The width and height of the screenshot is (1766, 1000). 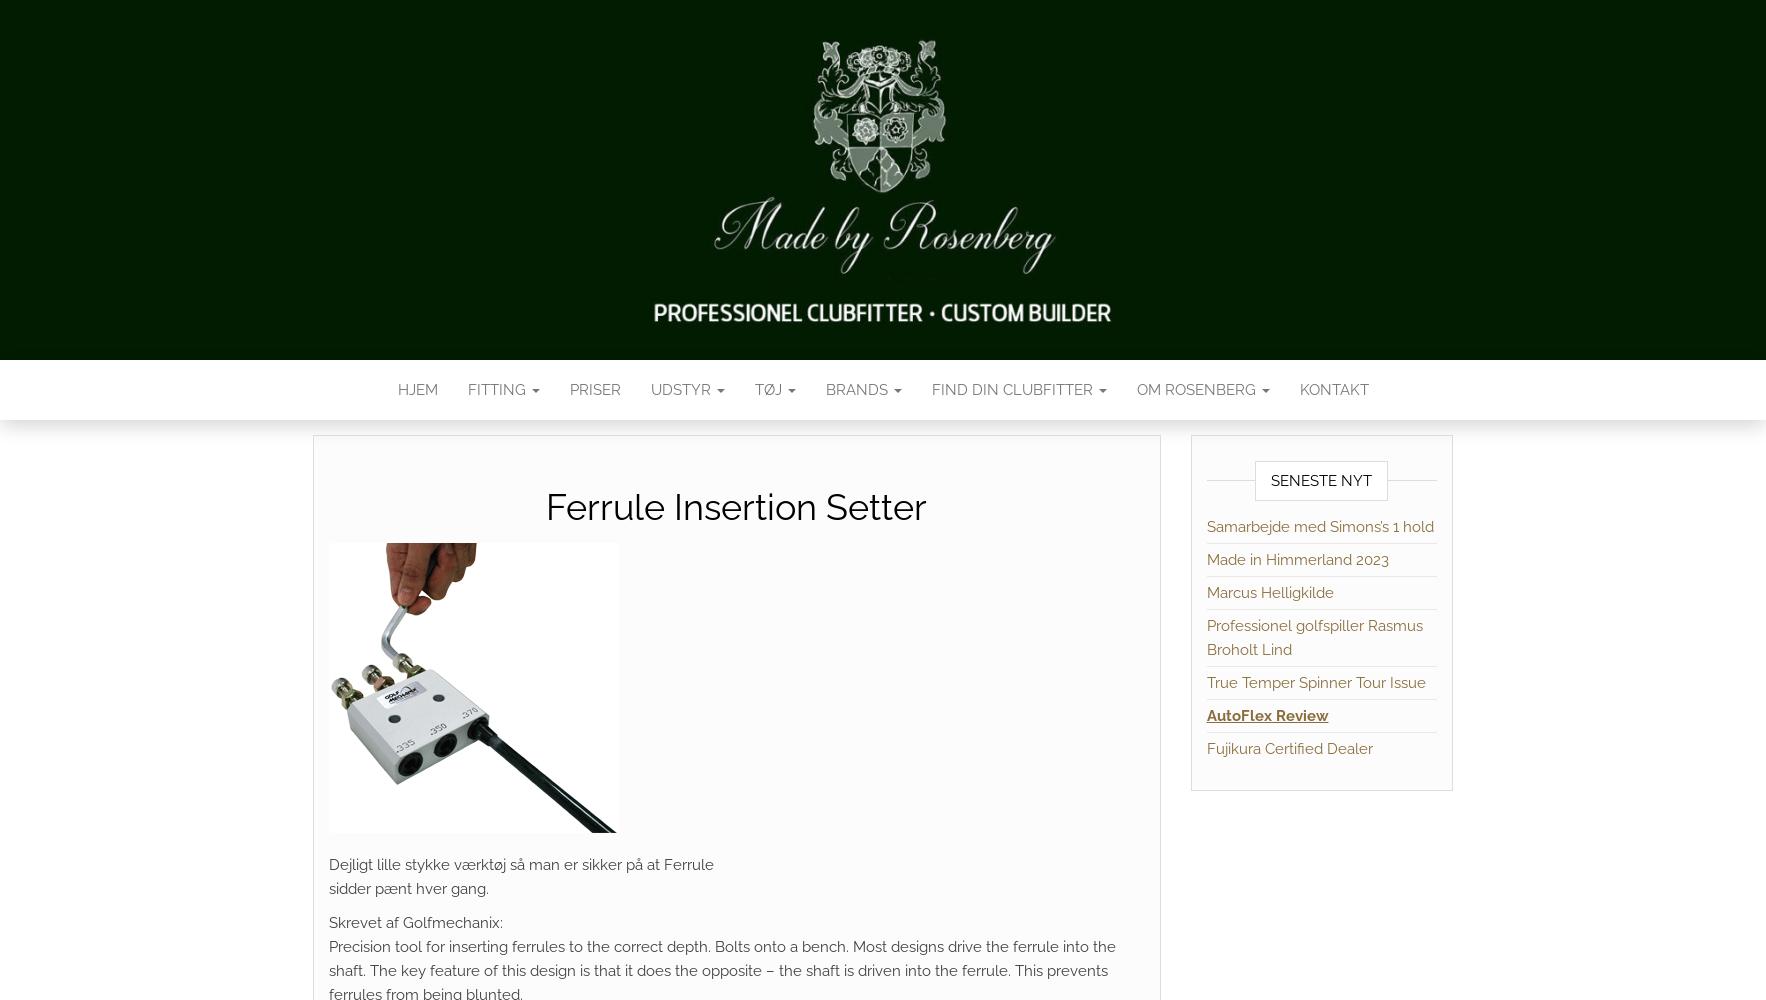 I want to click on 'Brands', so click(x=825, y=390).